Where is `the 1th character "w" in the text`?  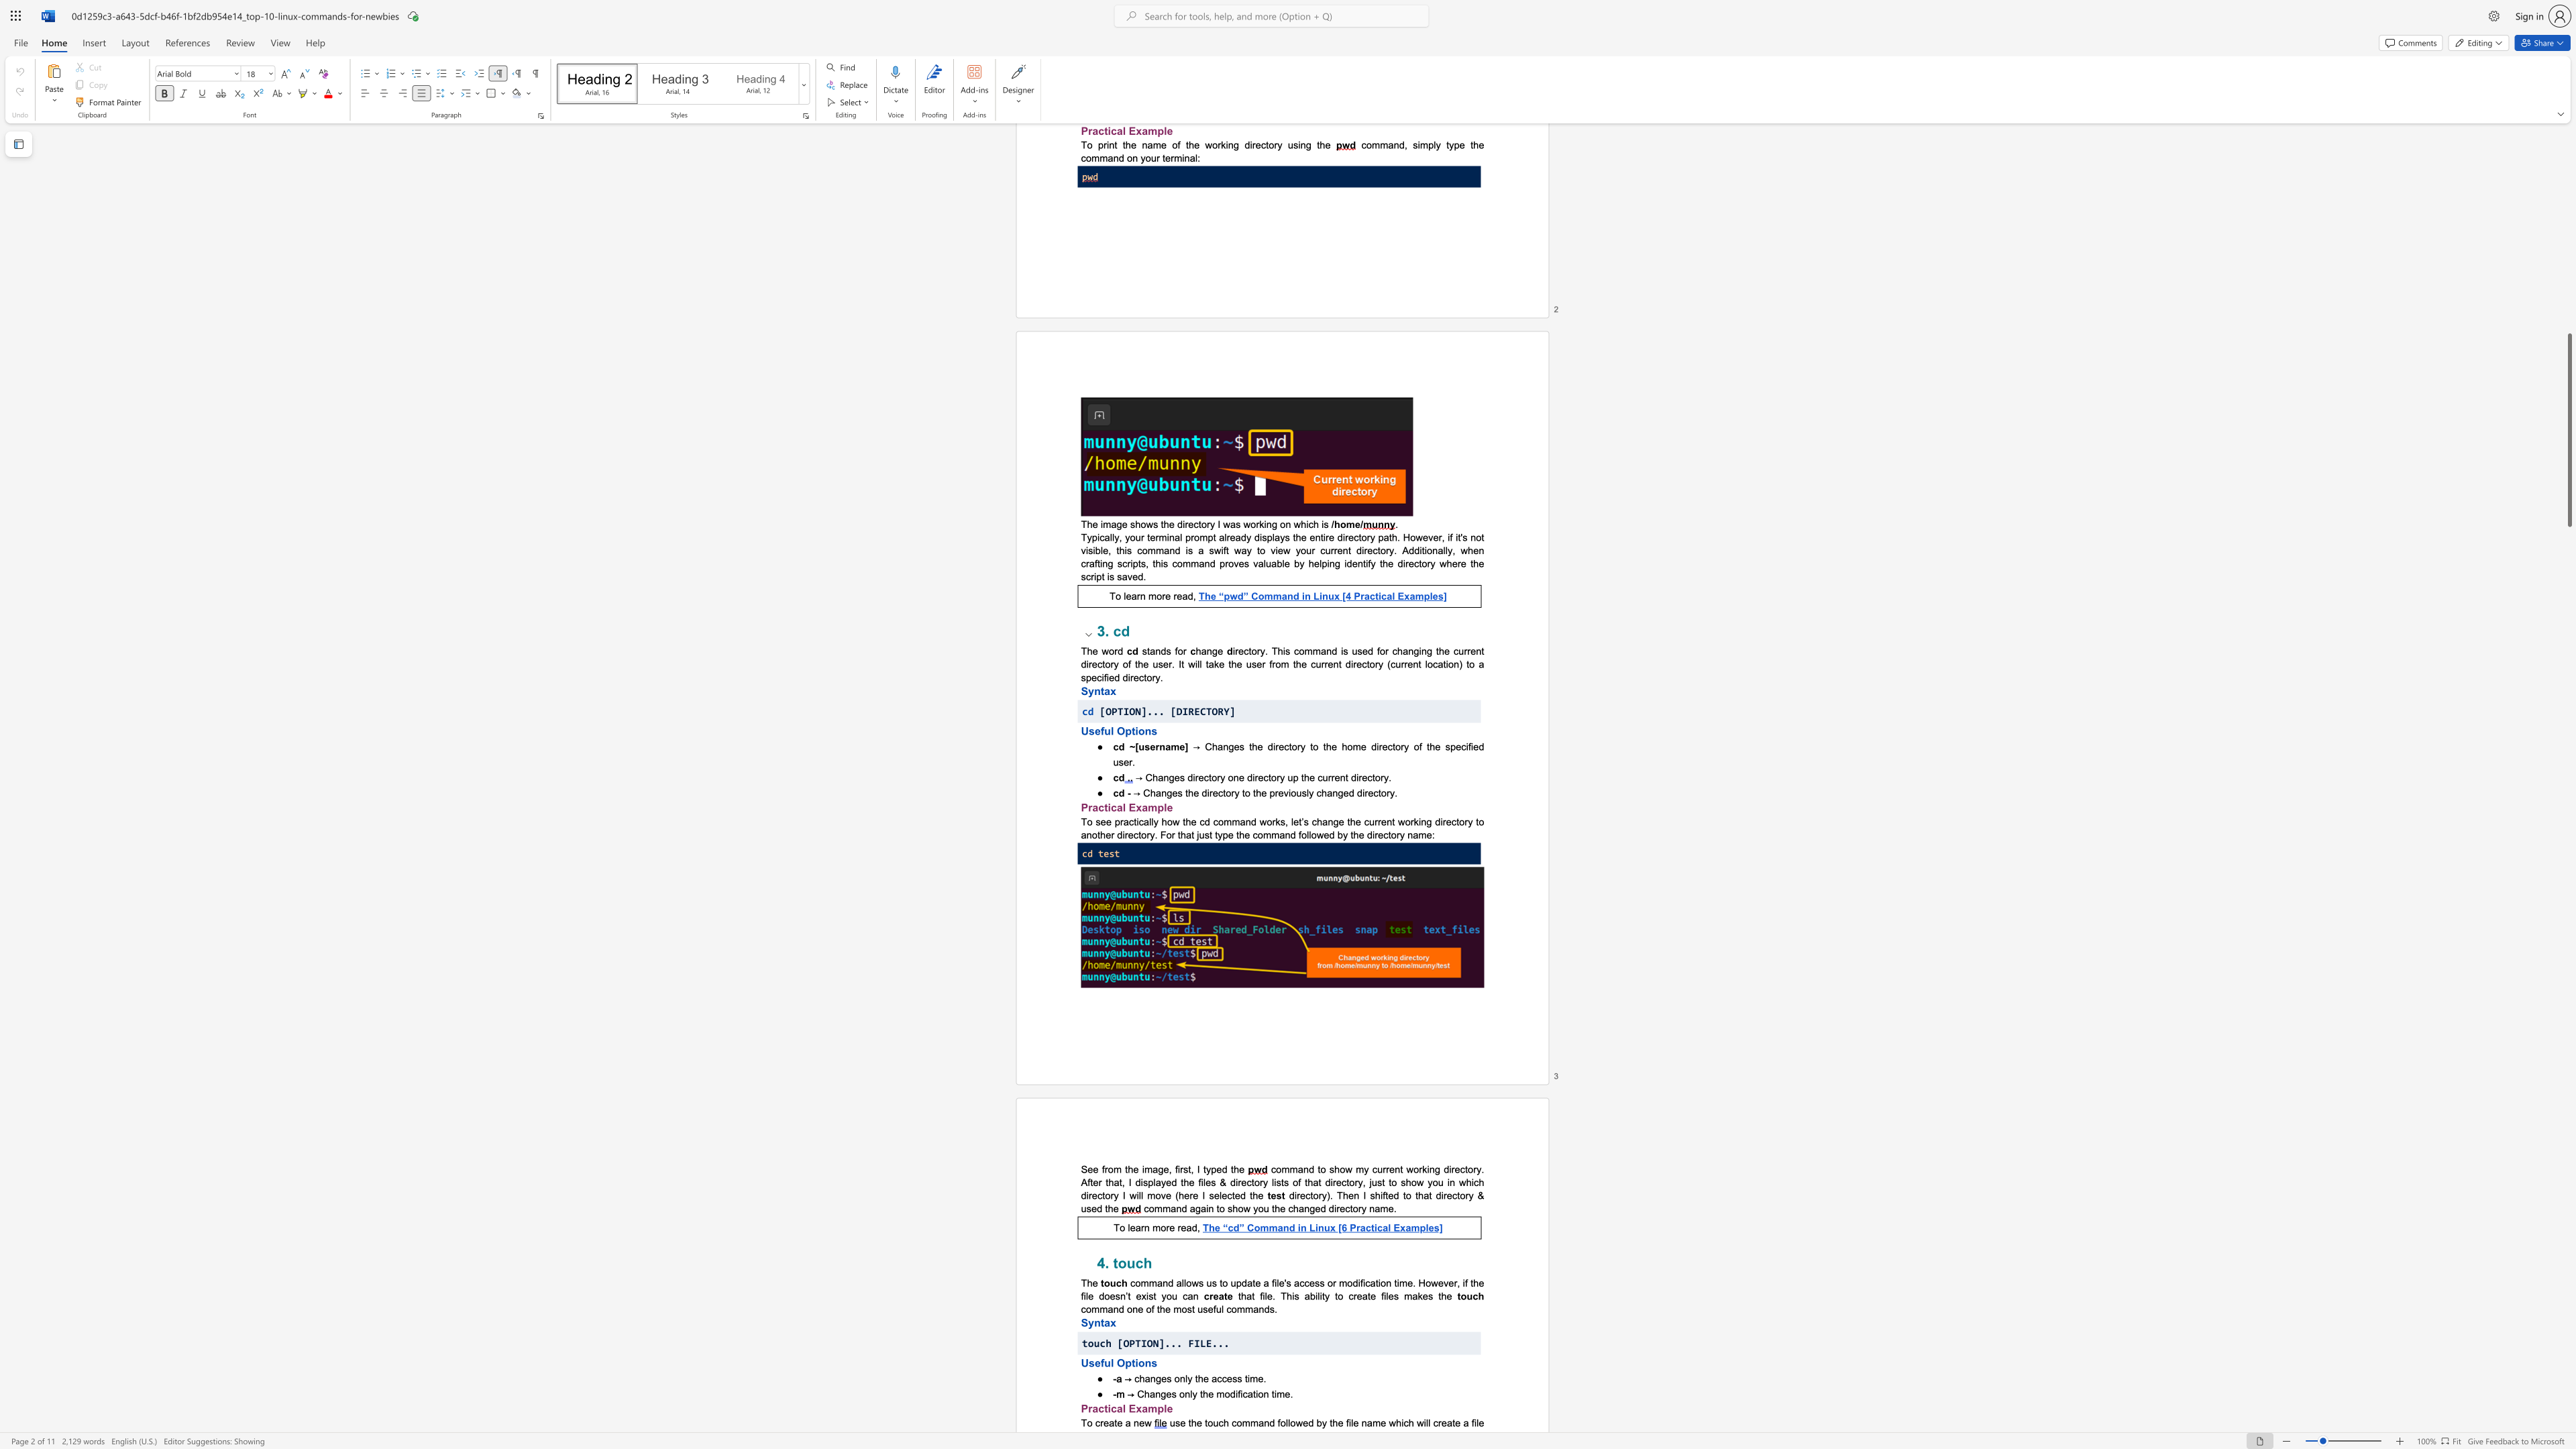
the 1th character "w" in the text is located at coordinates (1175, 821).